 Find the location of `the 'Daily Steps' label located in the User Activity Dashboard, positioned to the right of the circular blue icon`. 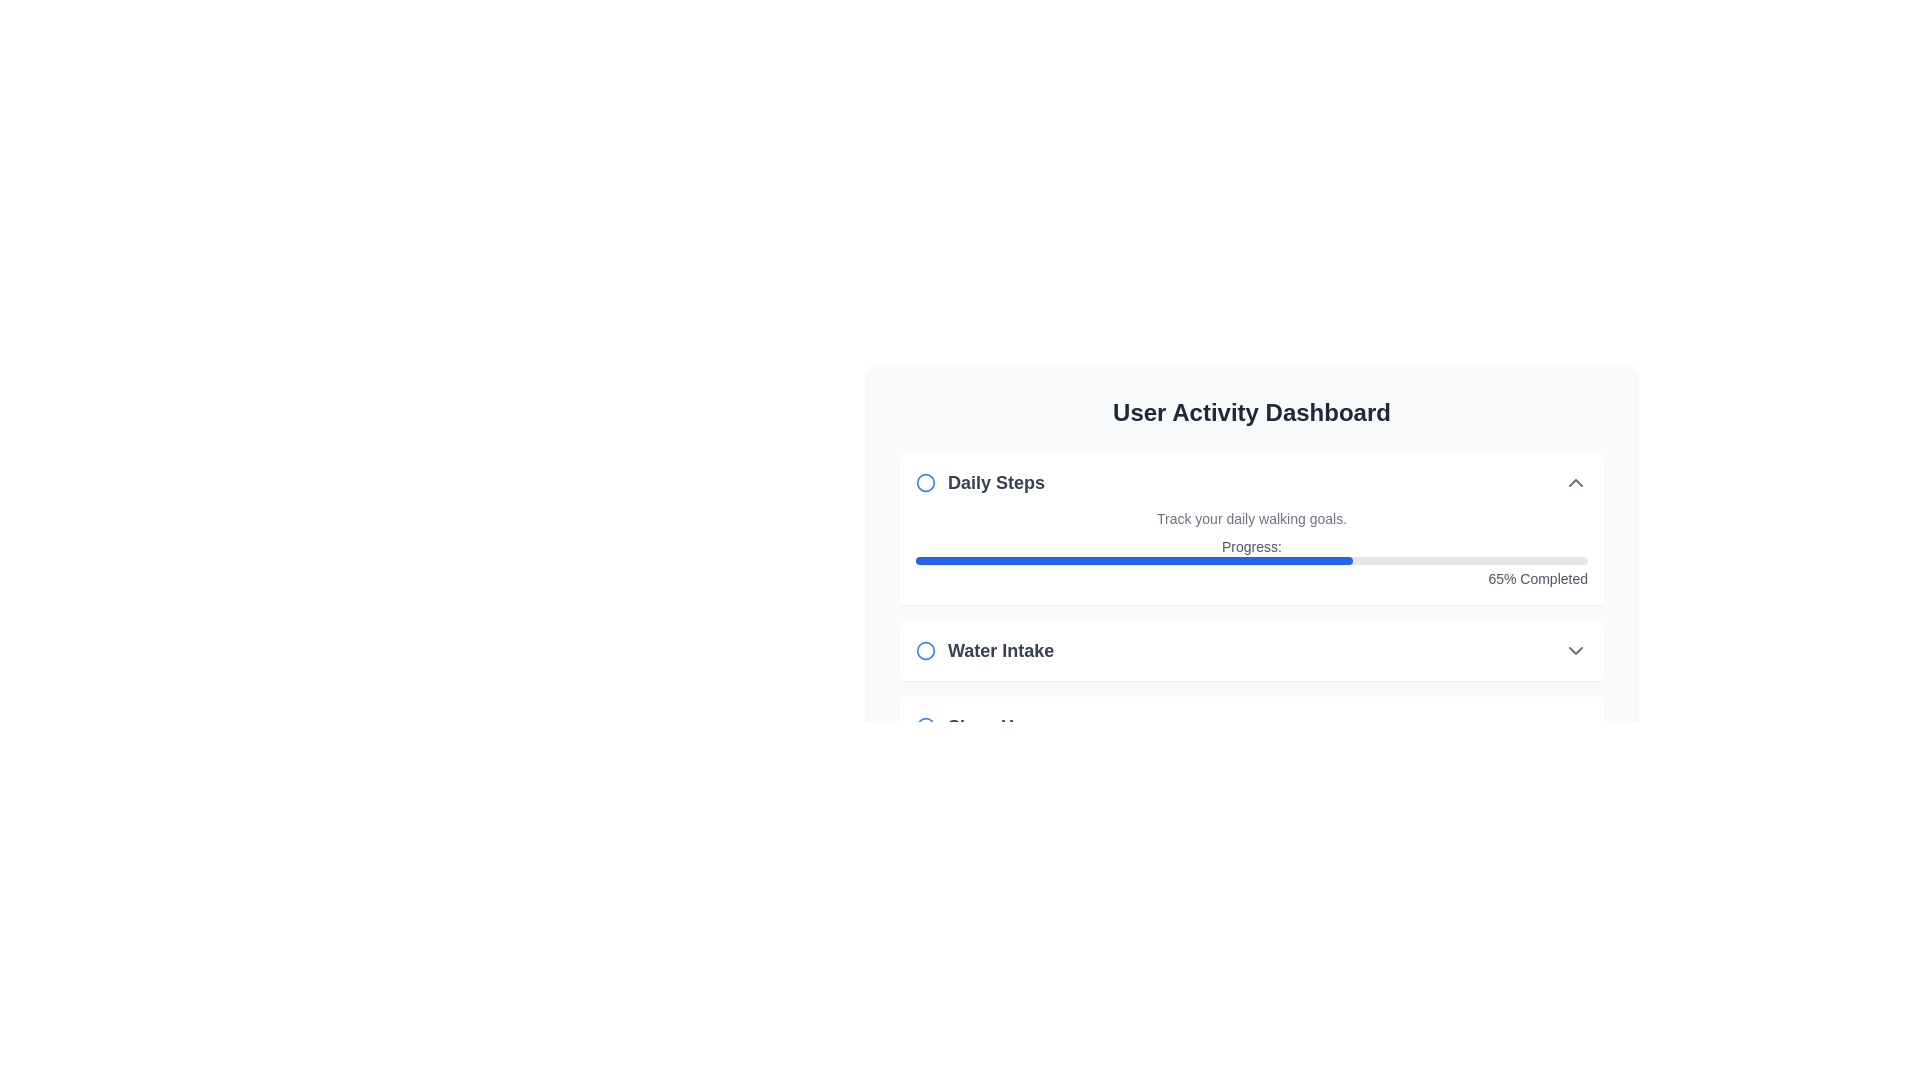

the 'Daily Steps' label located in the User Activity Dashboard, positioned to the right of the circular blue icon is located at coordinates (996, 482).